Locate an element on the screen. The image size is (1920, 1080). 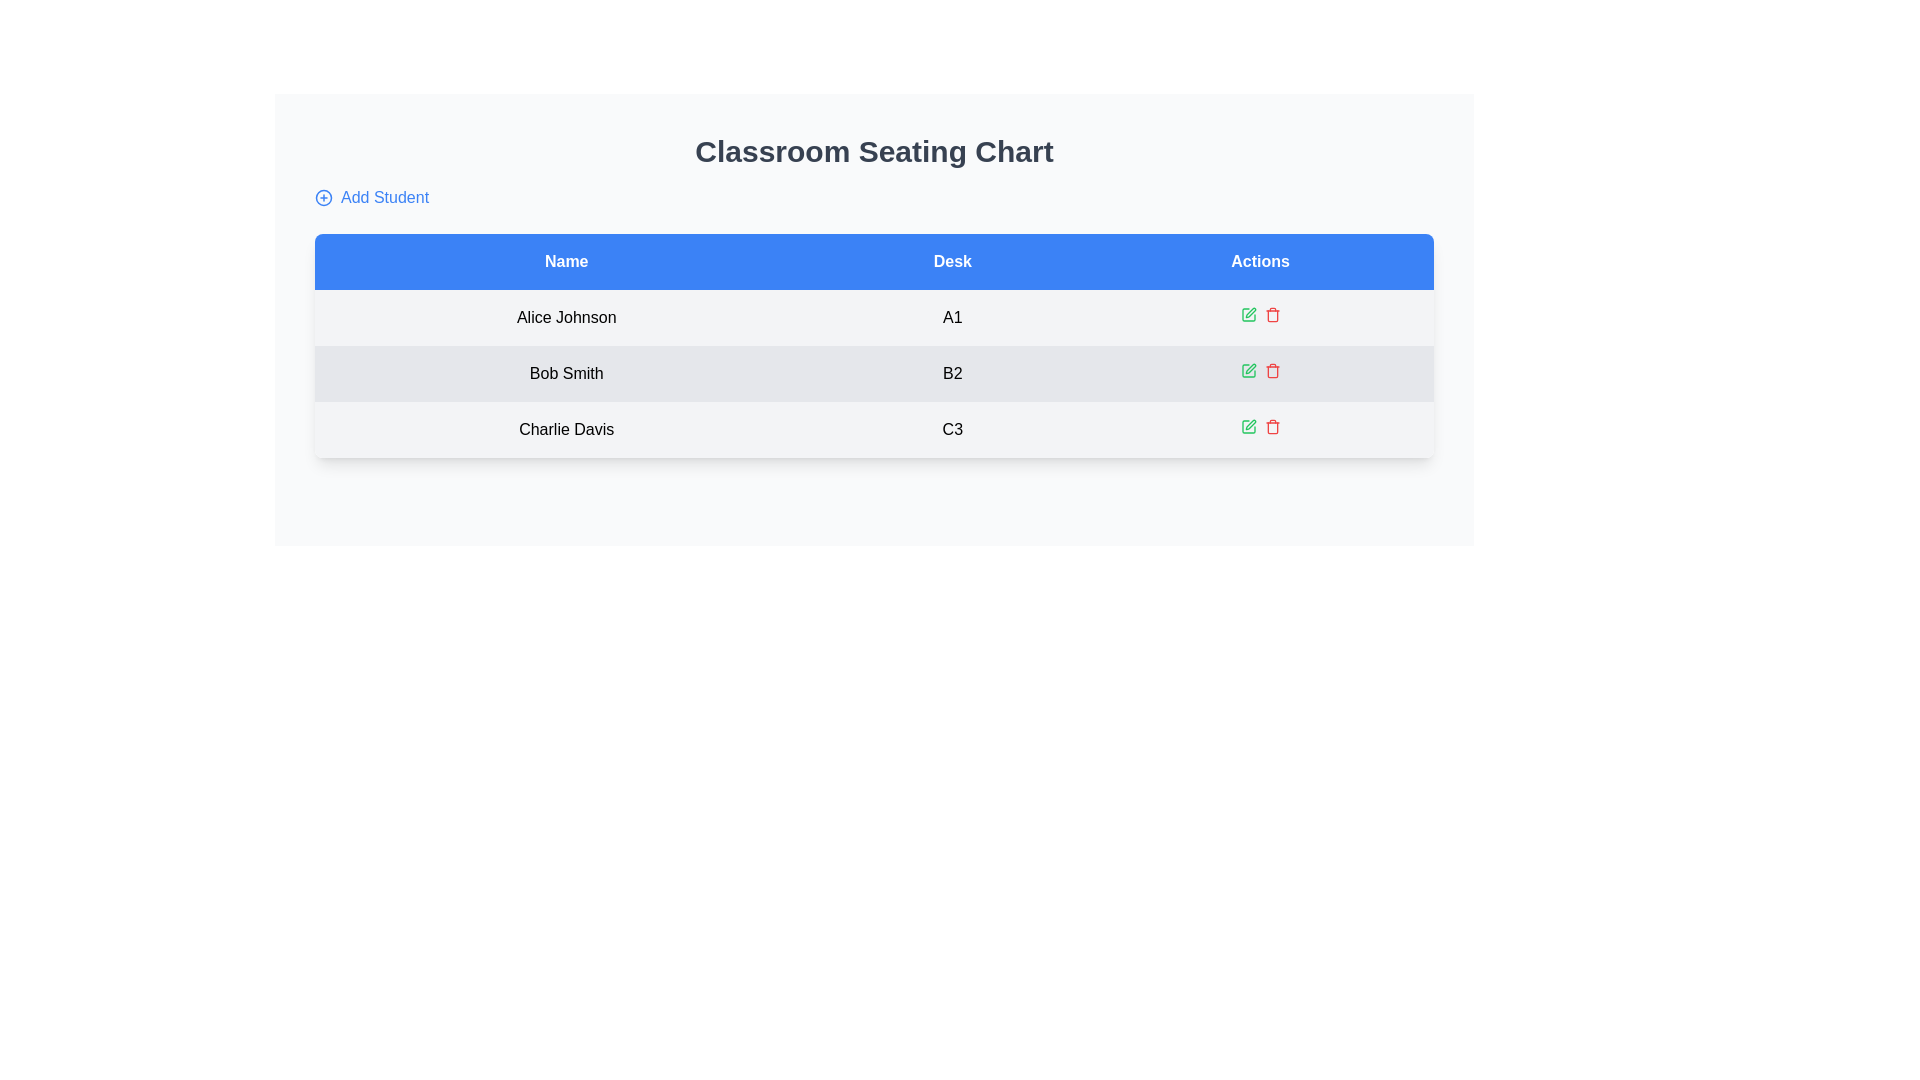
the edit button in the first row of actions for 'Alice Johnson' is located at coordinates (1247, 315).